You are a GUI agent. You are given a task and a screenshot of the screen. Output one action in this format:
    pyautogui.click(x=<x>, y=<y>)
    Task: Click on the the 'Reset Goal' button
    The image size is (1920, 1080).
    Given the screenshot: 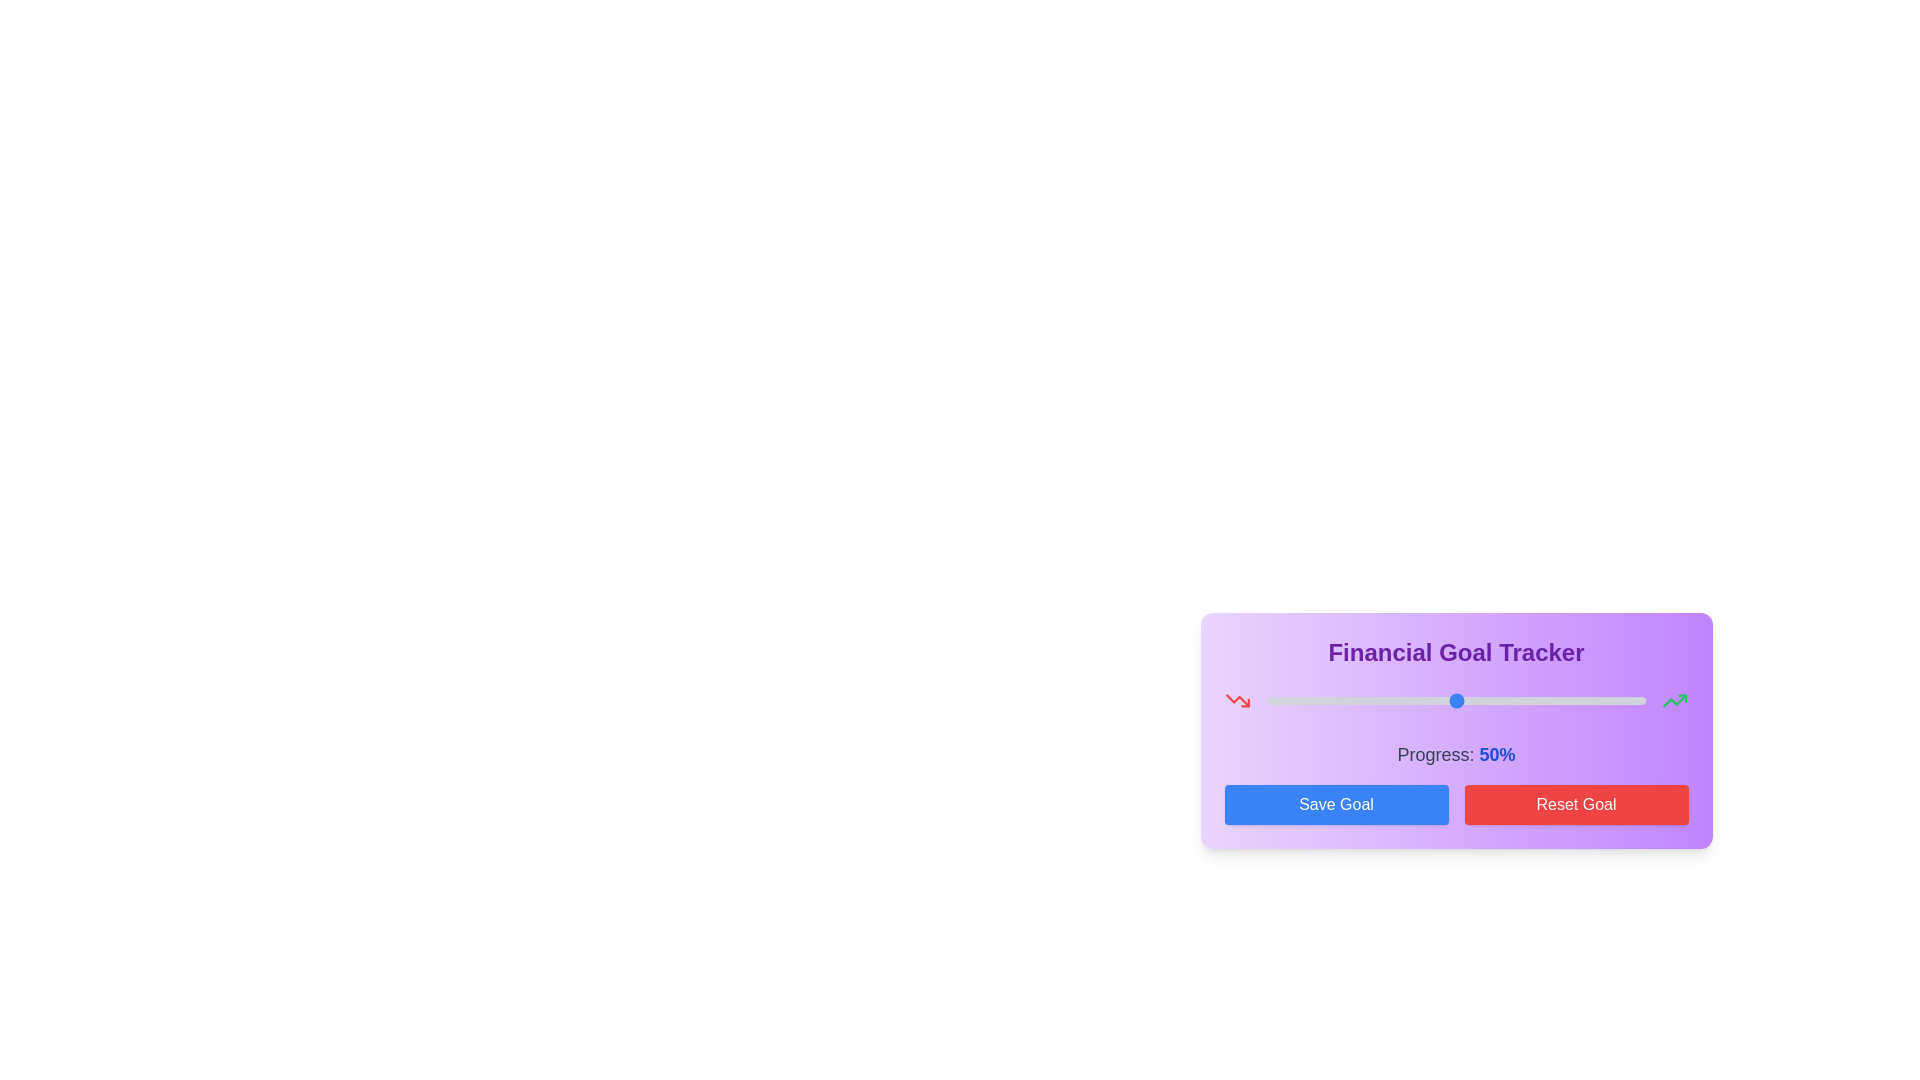 What is the action you would take?
    pyautogui.click(x=1575, y=804)
    